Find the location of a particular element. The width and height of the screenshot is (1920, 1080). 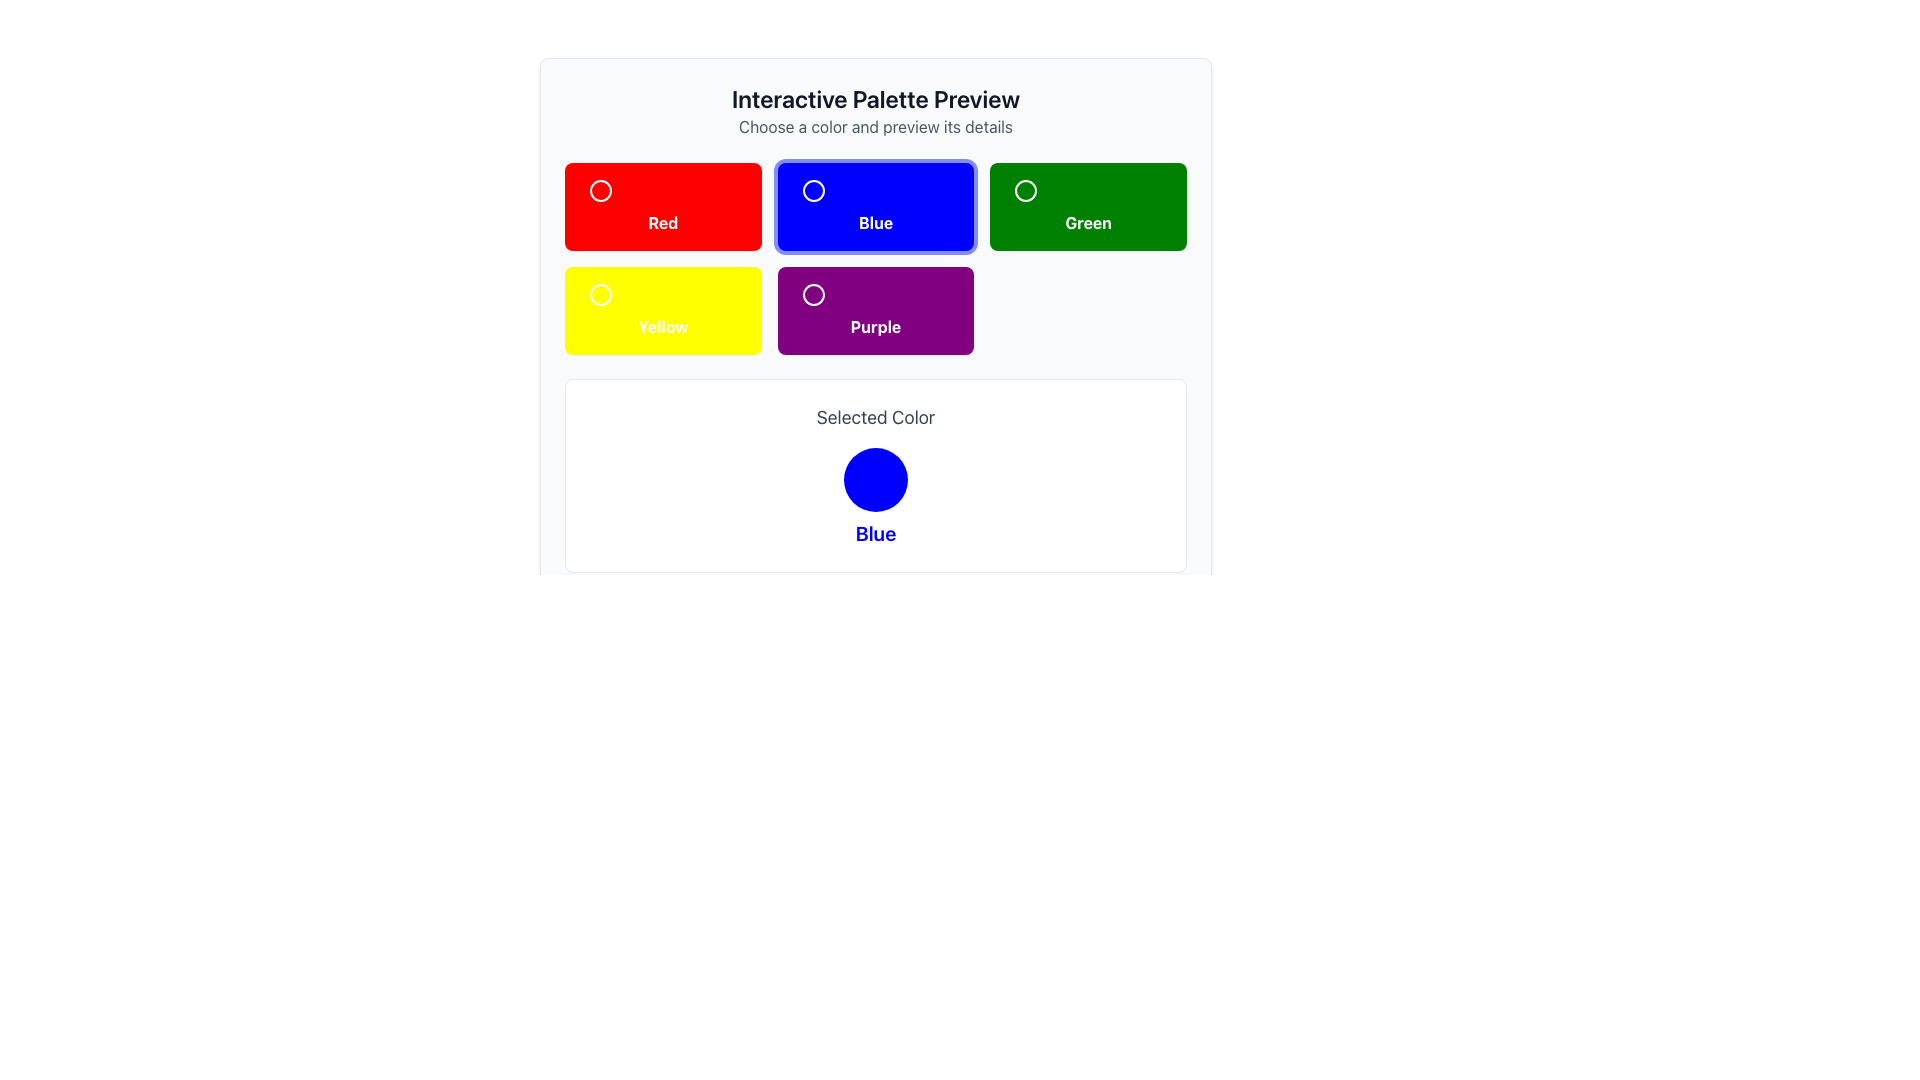

the selectable radio button located in the upper-left corner of the red box labeled 'Red' is located at coordinates (662, 191).